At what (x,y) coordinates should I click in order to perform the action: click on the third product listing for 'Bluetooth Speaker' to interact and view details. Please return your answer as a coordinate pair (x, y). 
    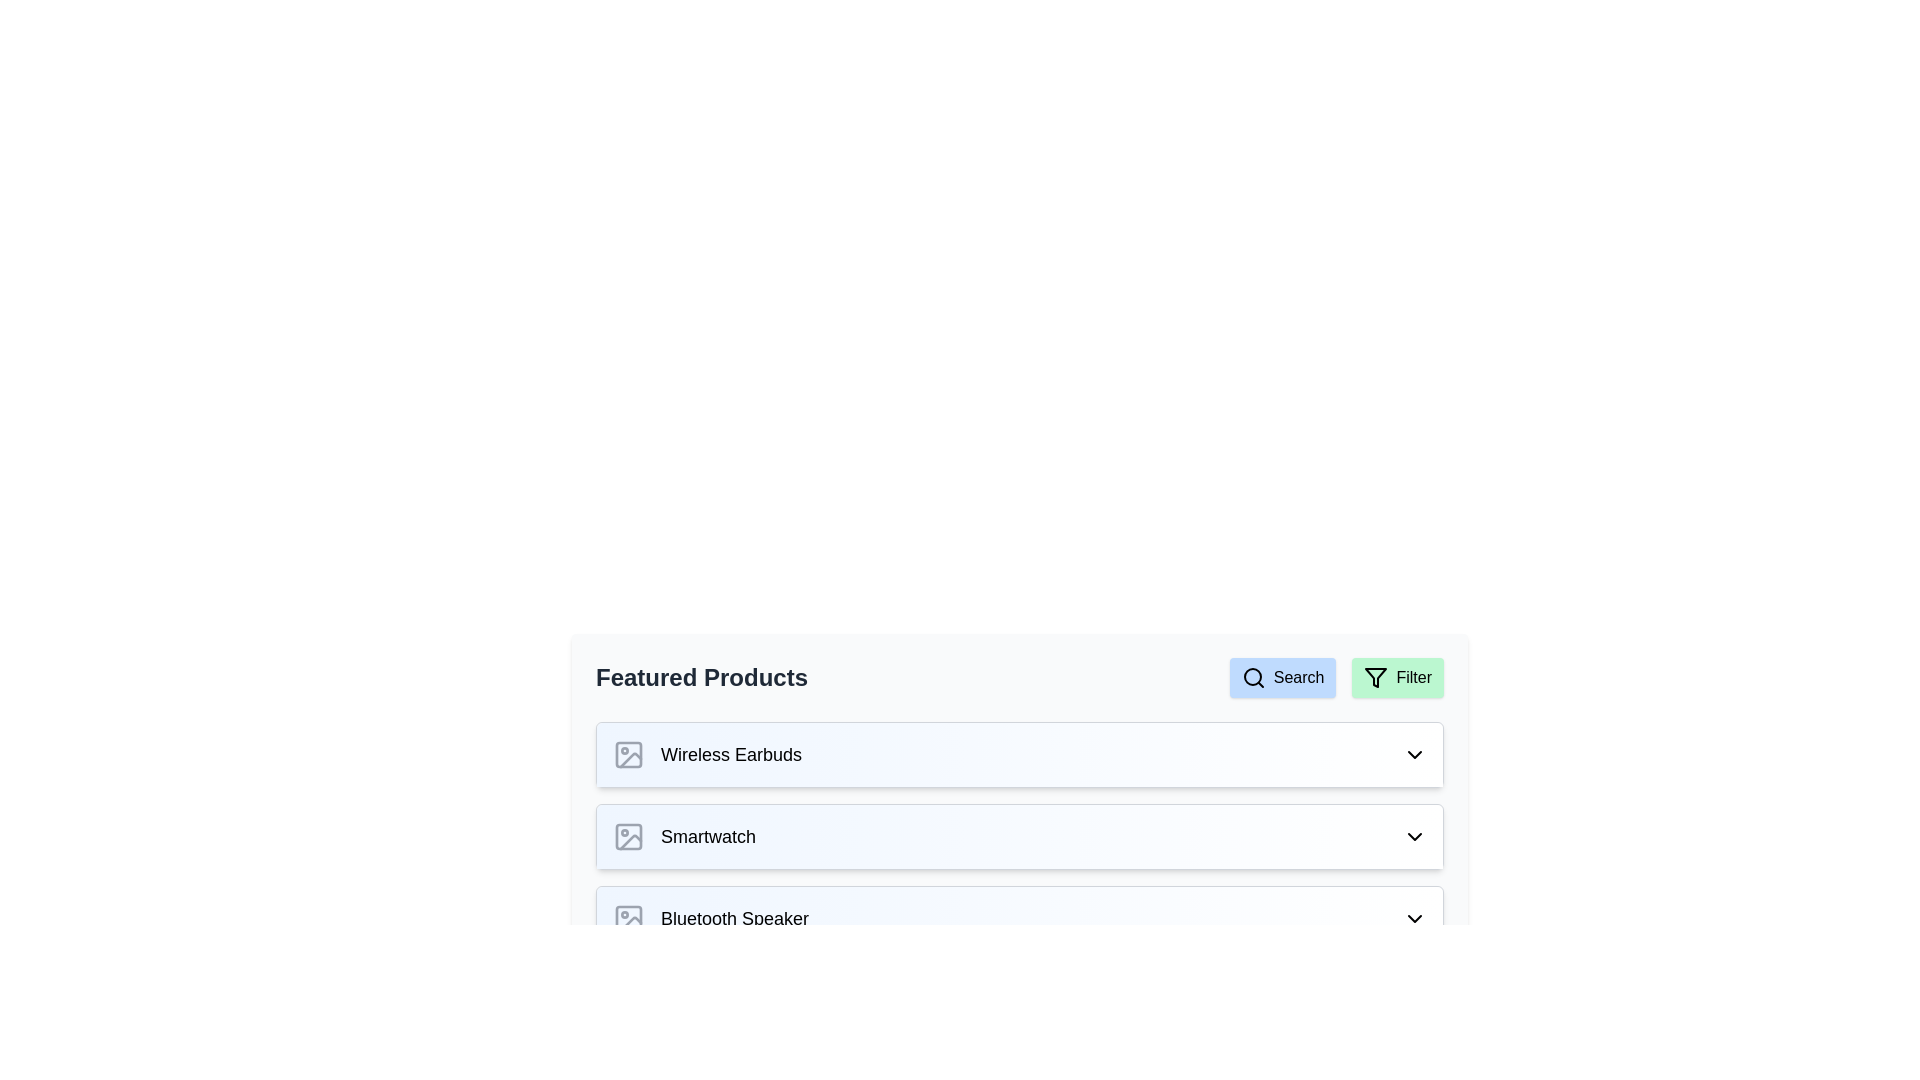
    Looking at the image, I should click on (1019, 918).